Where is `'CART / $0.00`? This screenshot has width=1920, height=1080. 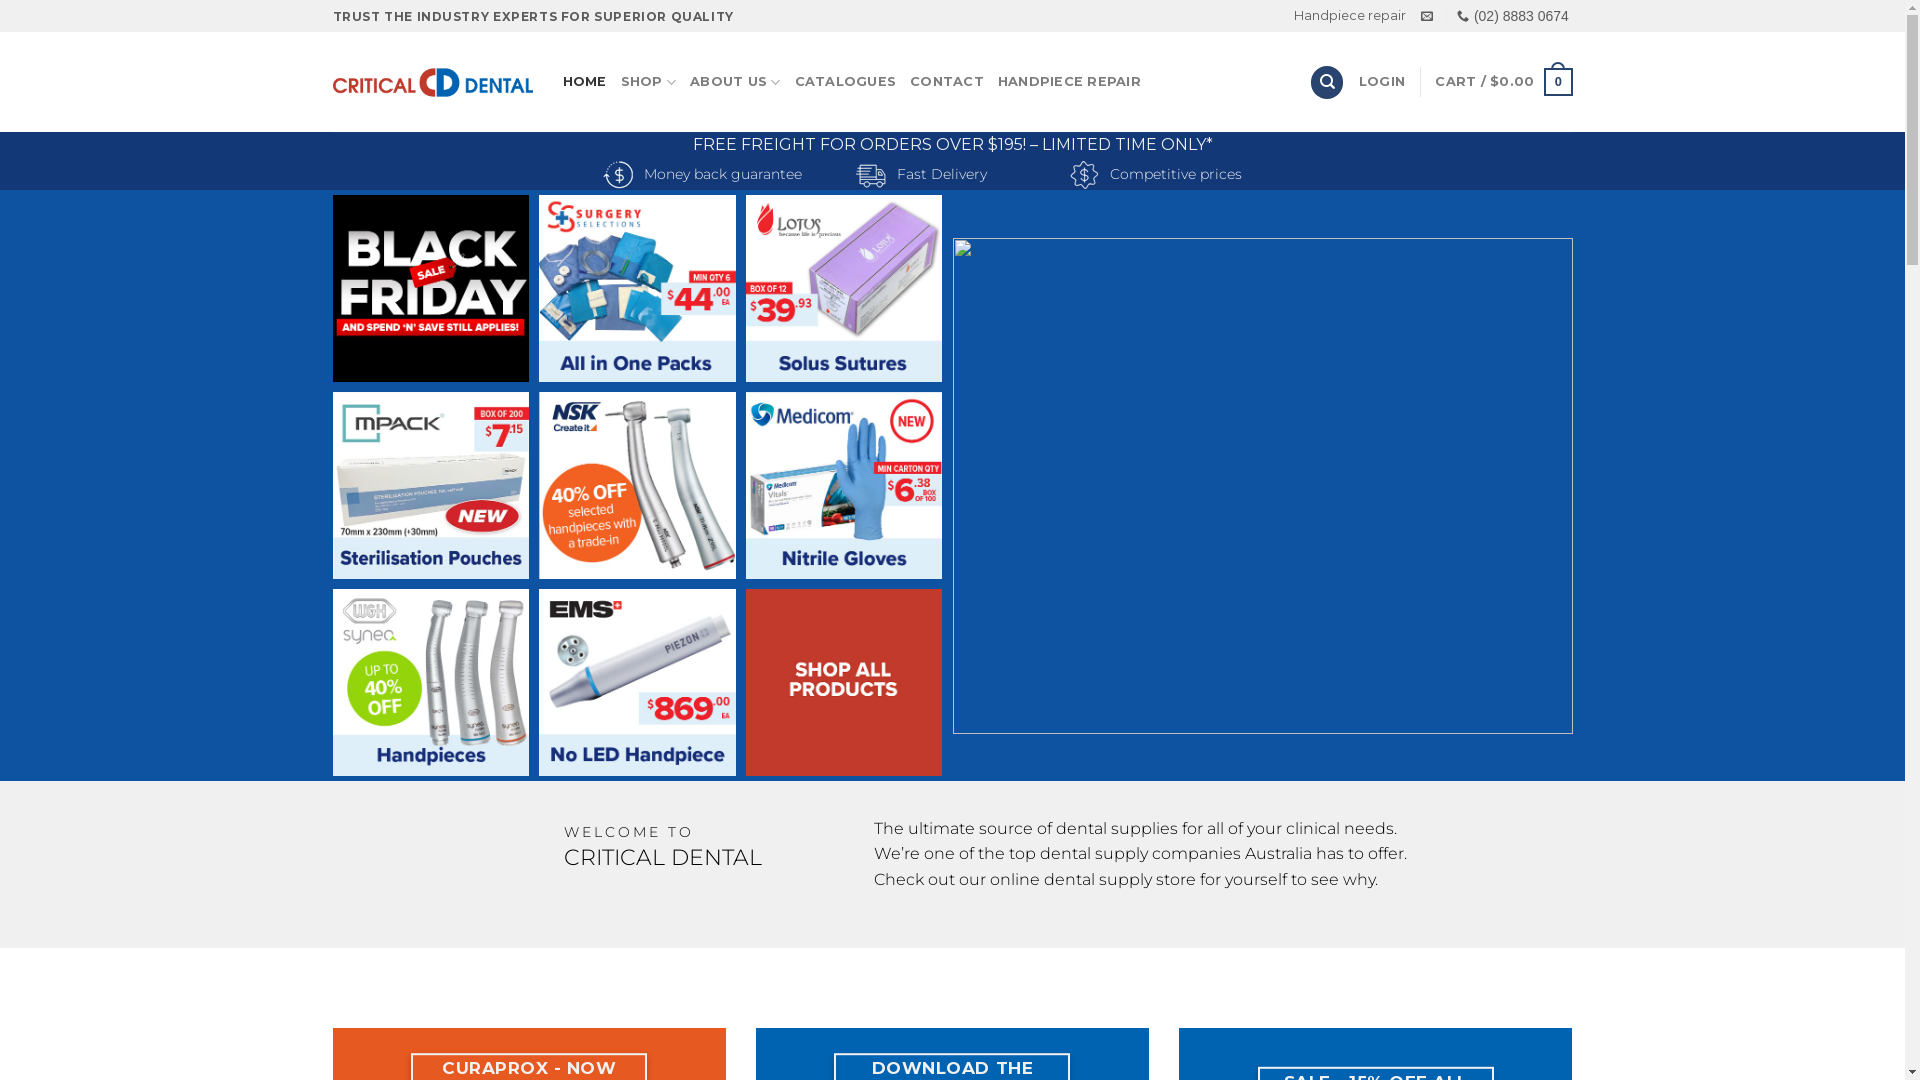
'CART / $0.00 is located at coordinates (1503, 80).